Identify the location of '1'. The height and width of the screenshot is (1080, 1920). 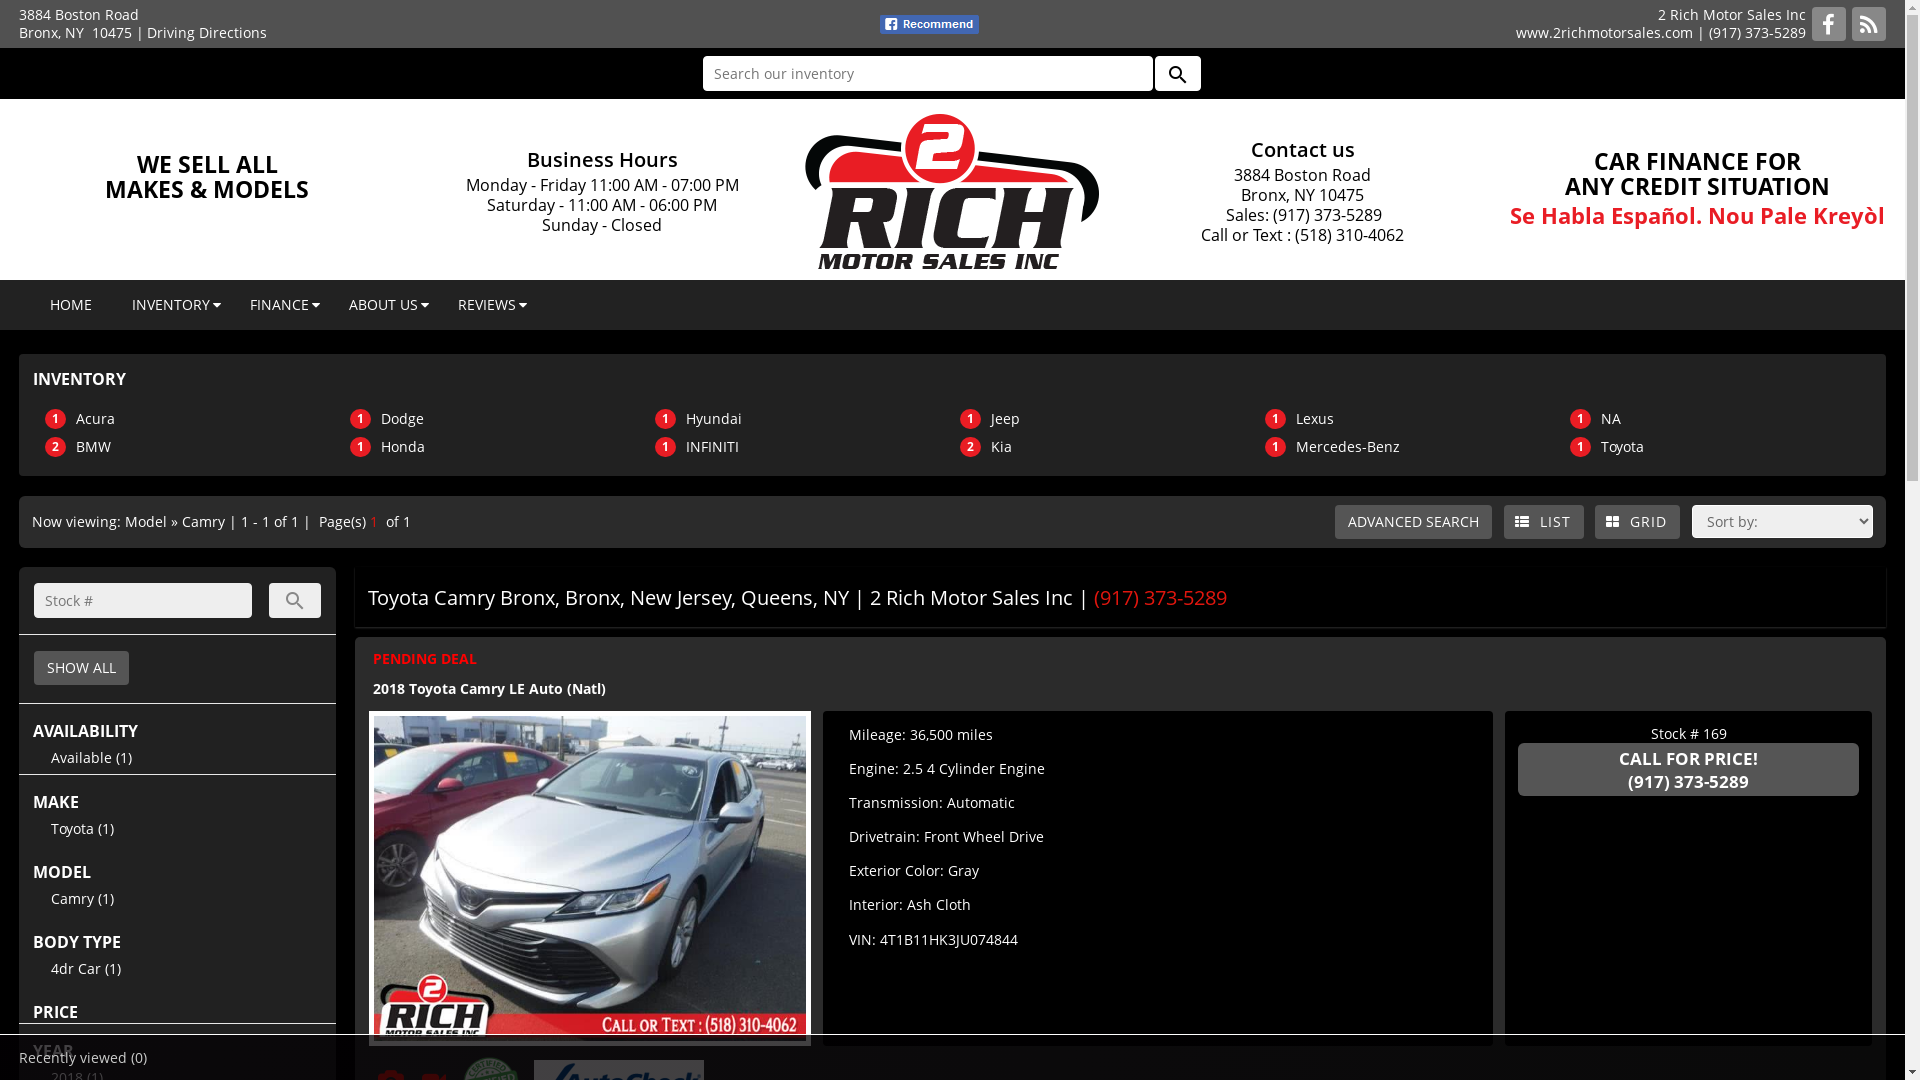
(369, 520).